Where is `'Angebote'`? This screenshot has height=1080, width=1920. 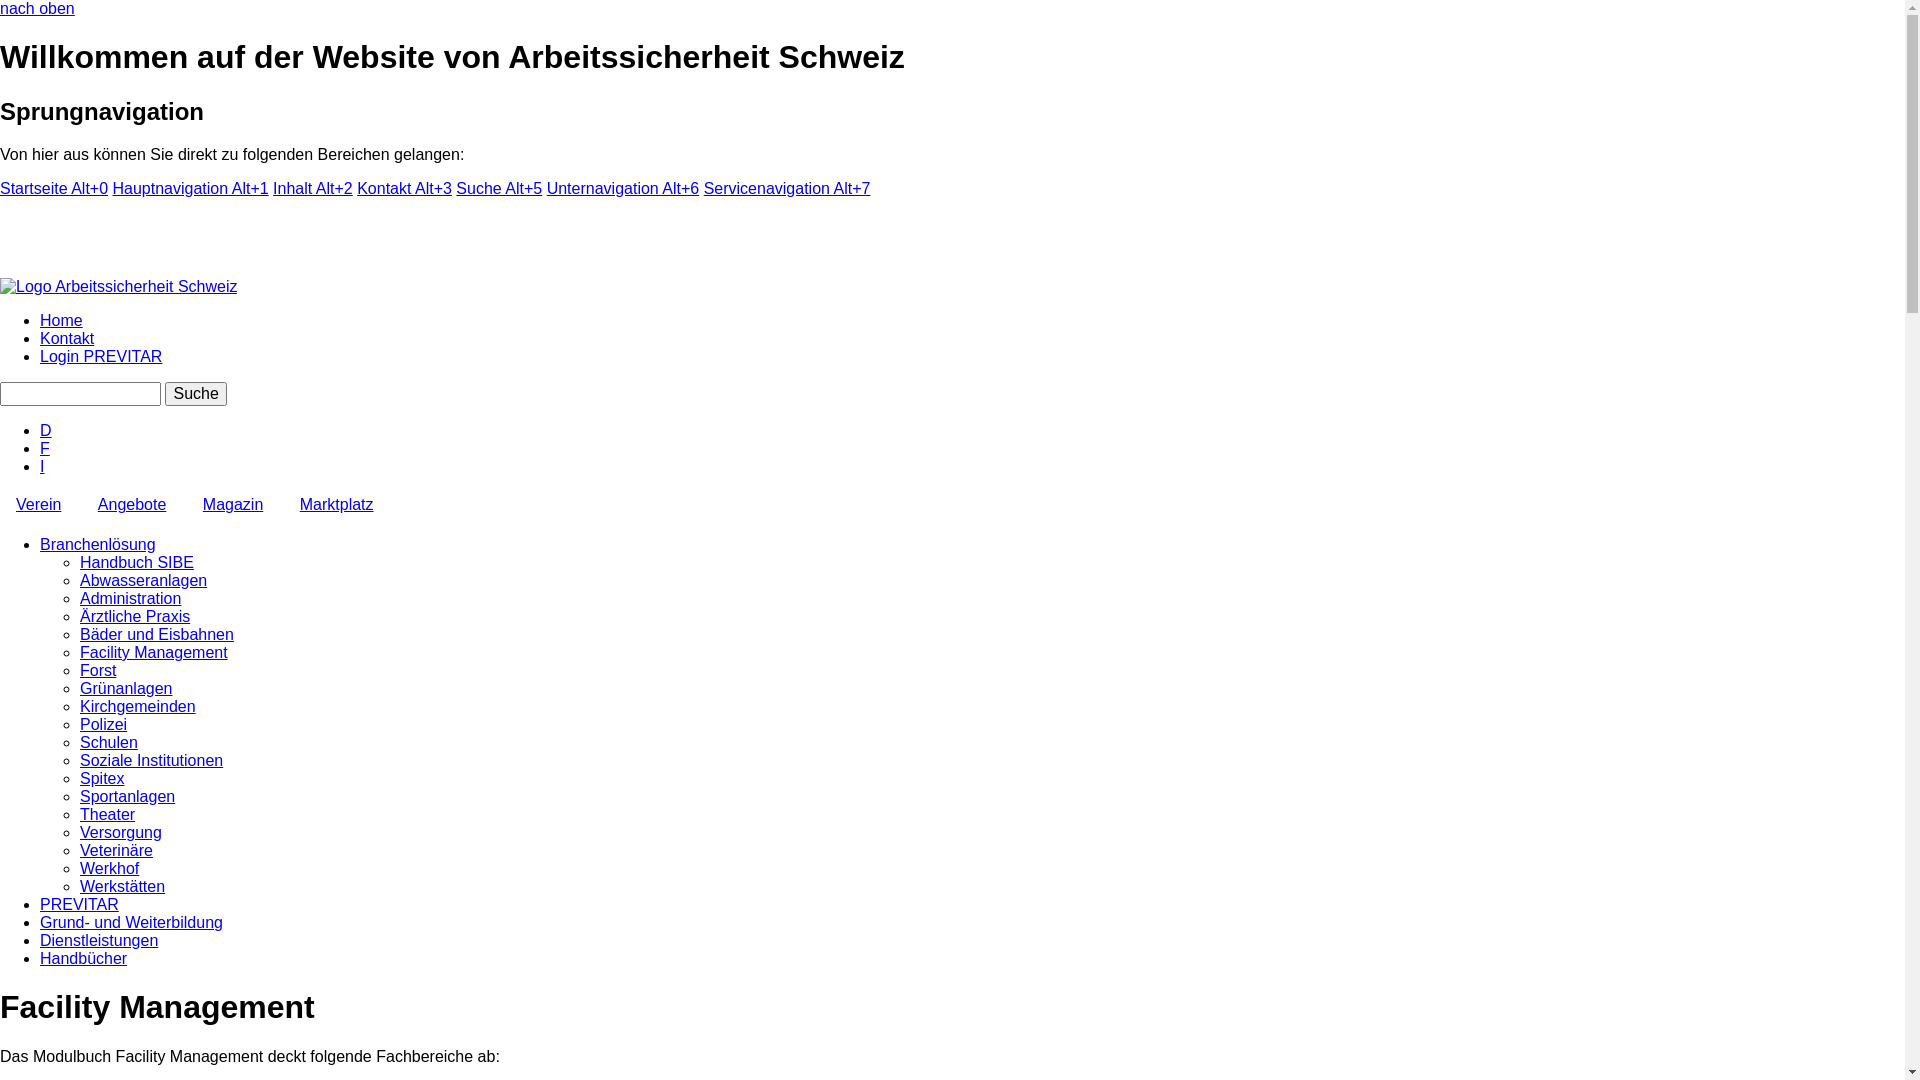
'Angebote' is located at coordinates (131, 504).